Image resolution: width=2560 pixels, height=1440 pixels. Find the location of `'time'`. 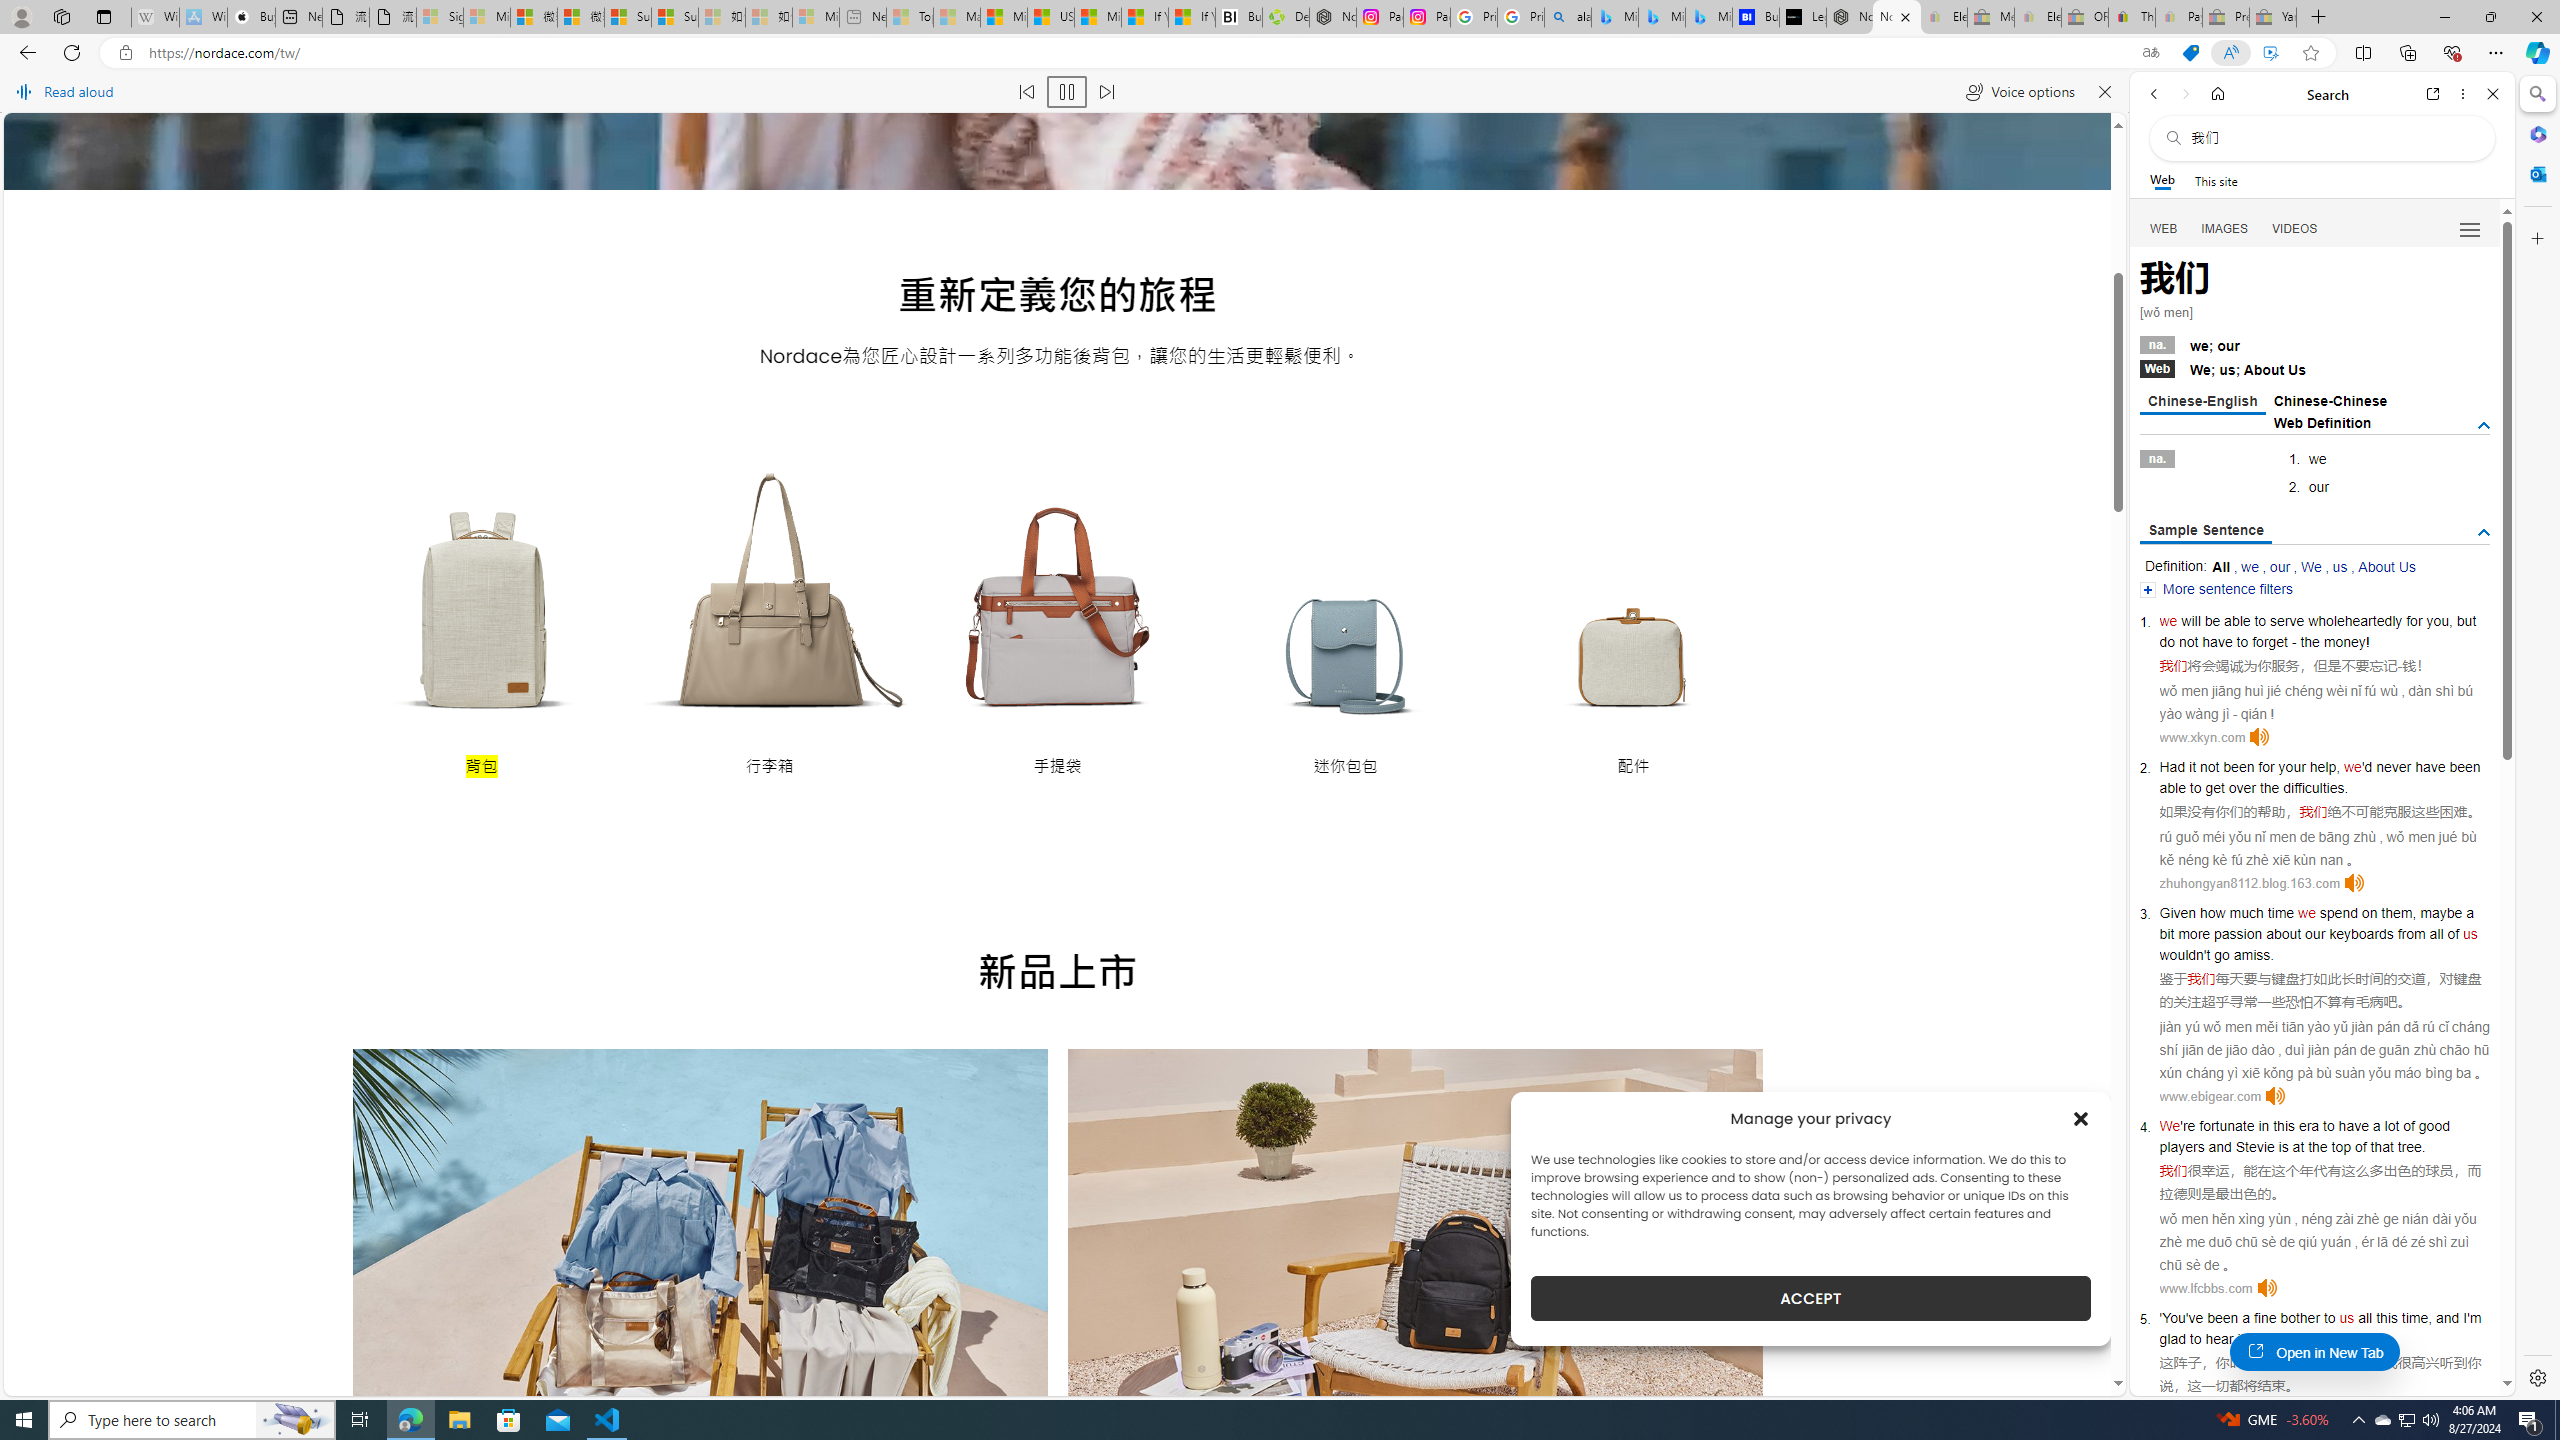

'time' is located at coordinates (2279, 911).